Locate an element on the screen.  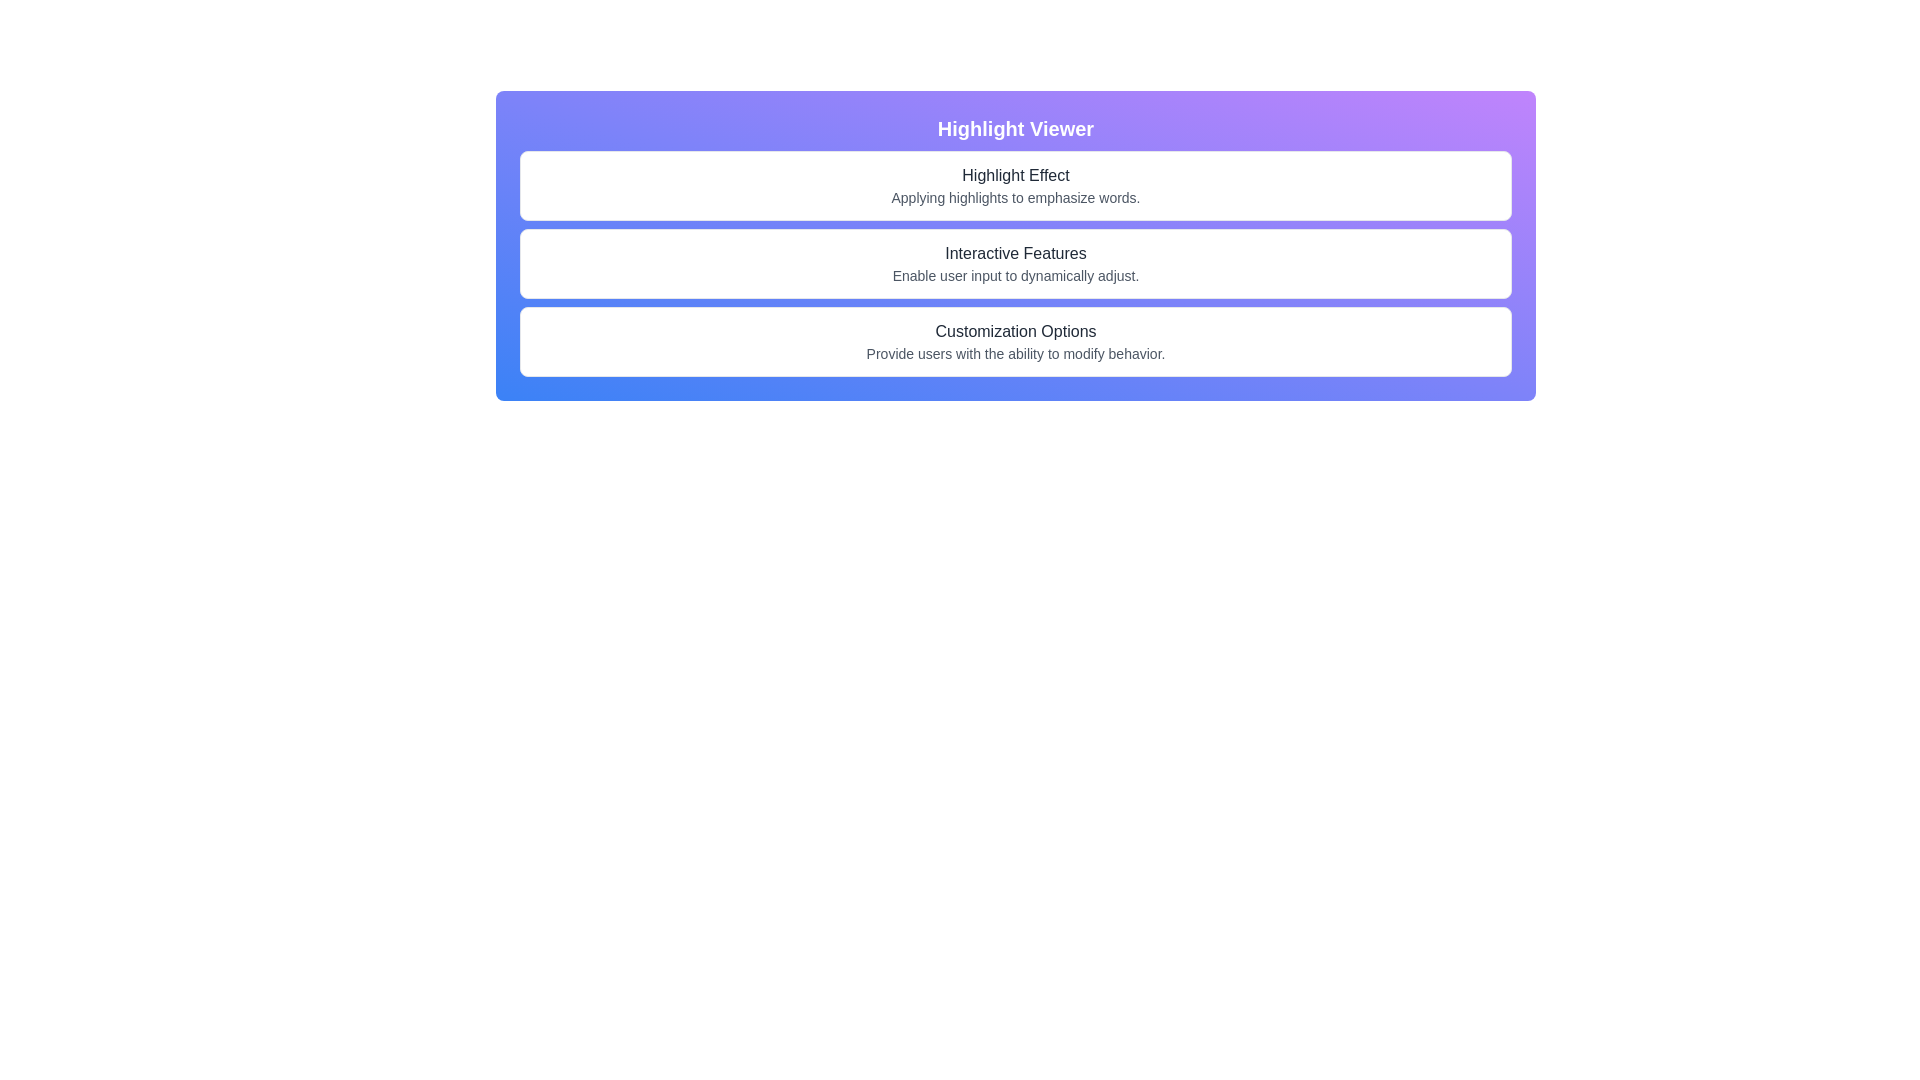
the 7th character 'z' in the word 'Customization' within the phrase 'Customization Options', which is located in the bottom-most rectangular section of the interface is located at coordinates (992, 330).